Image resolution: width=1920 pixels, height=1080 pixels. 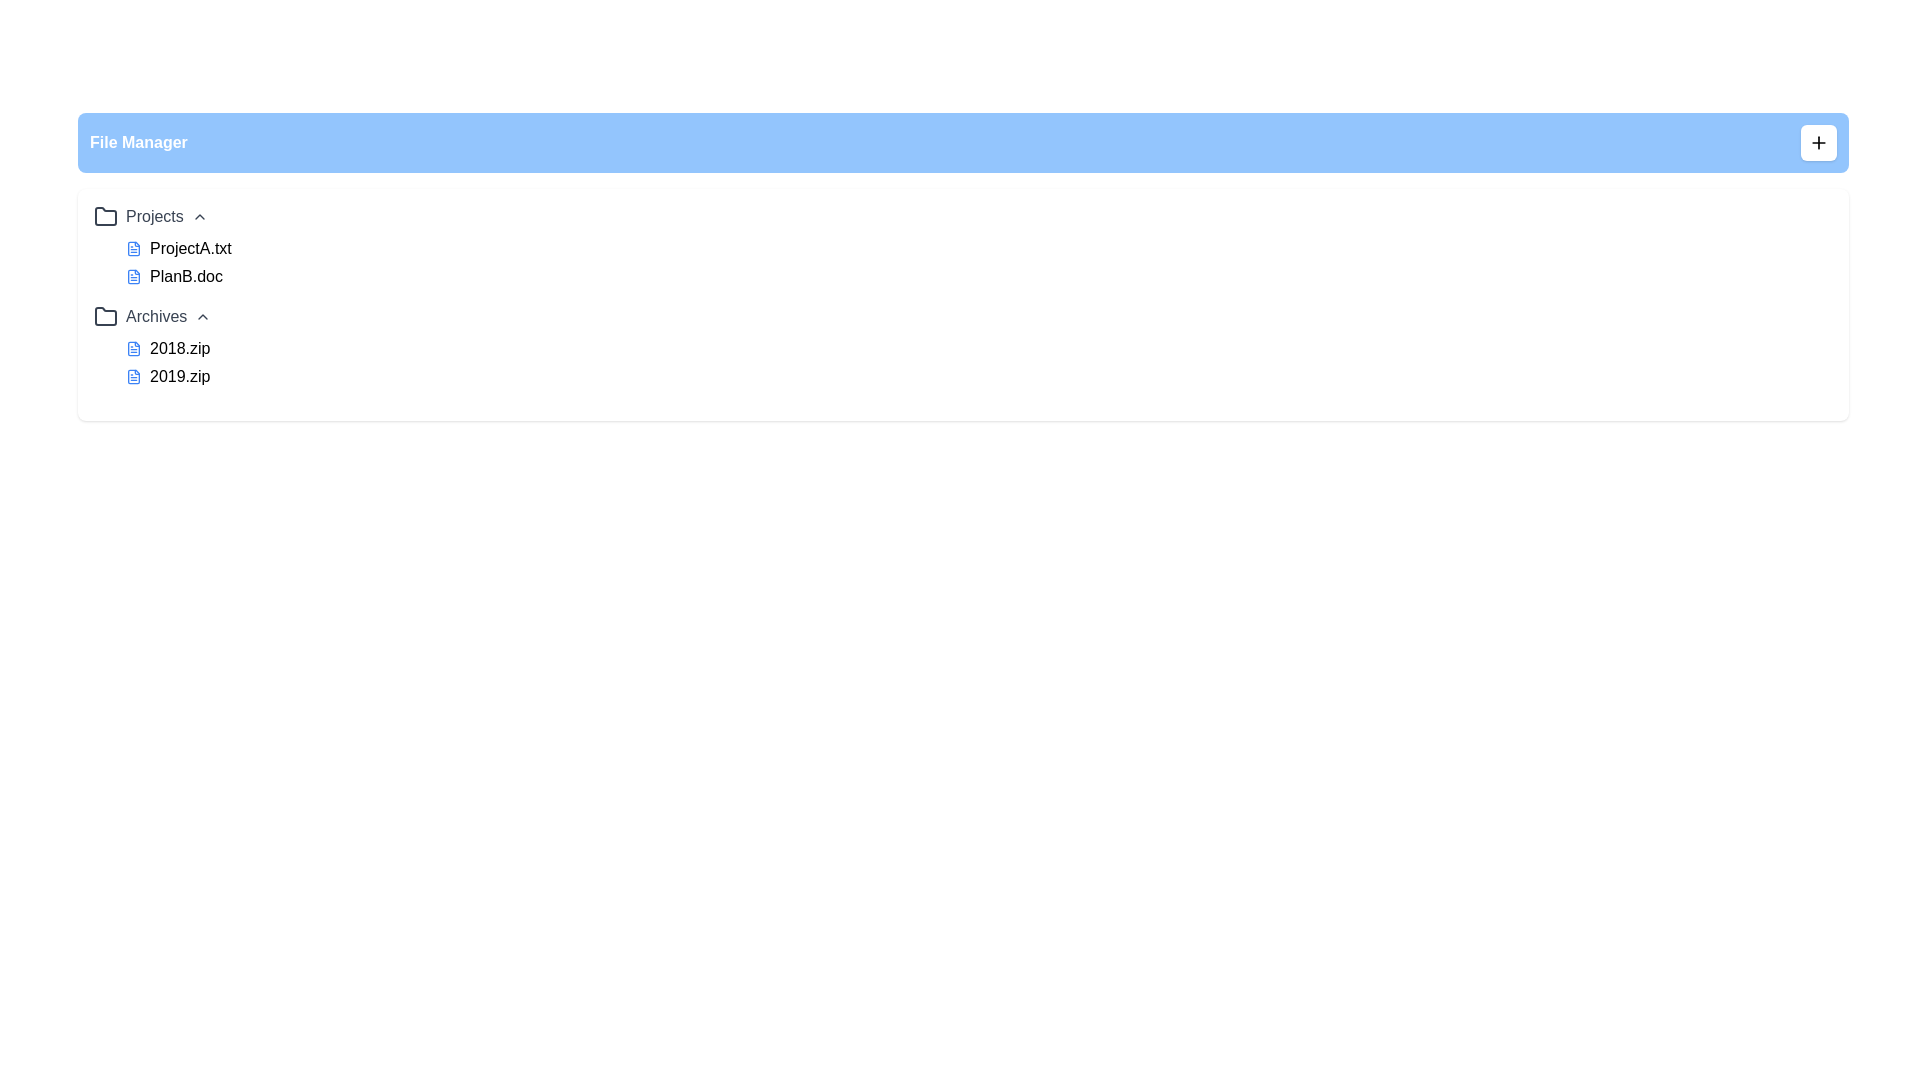 I want to click on the file icon representing 'ProjectA.txt' located in the 'Projects' section of the file manager, so click(x=133, y=248).